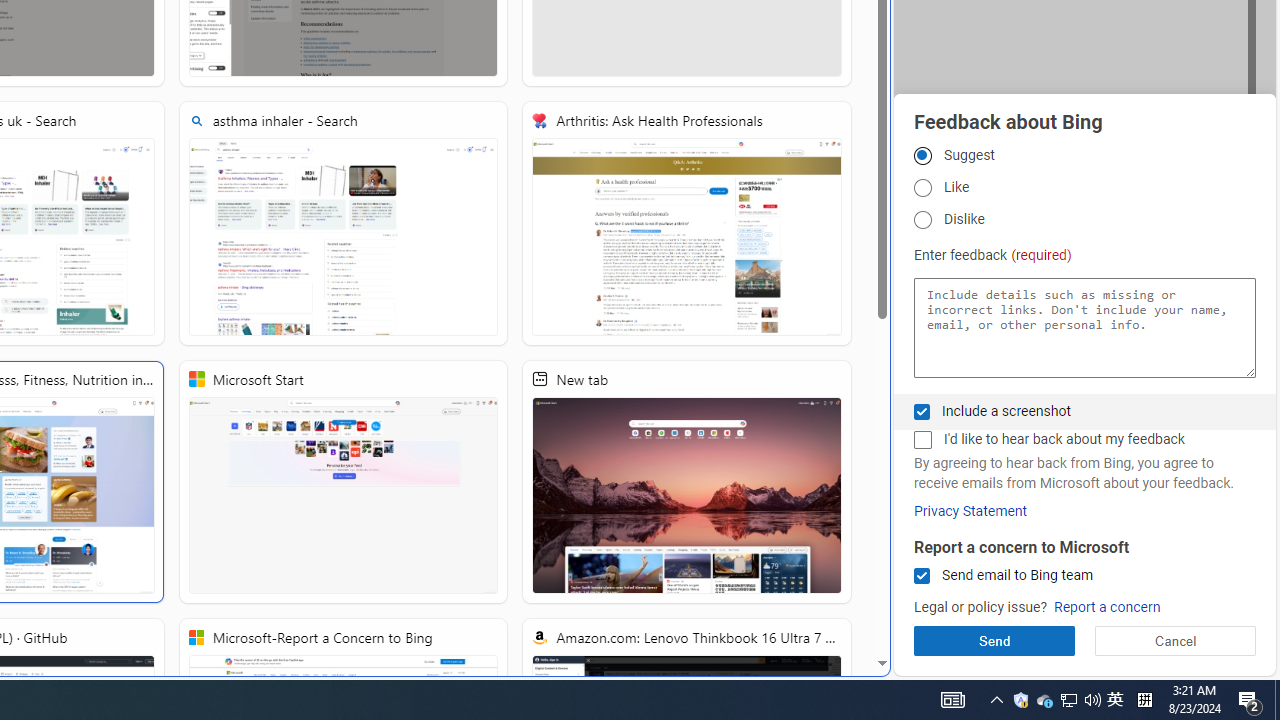  What do you see at coordinates (970, 510) in the screenshot?
I see `'Privacy Statement'` at bounding box center [970, 510].